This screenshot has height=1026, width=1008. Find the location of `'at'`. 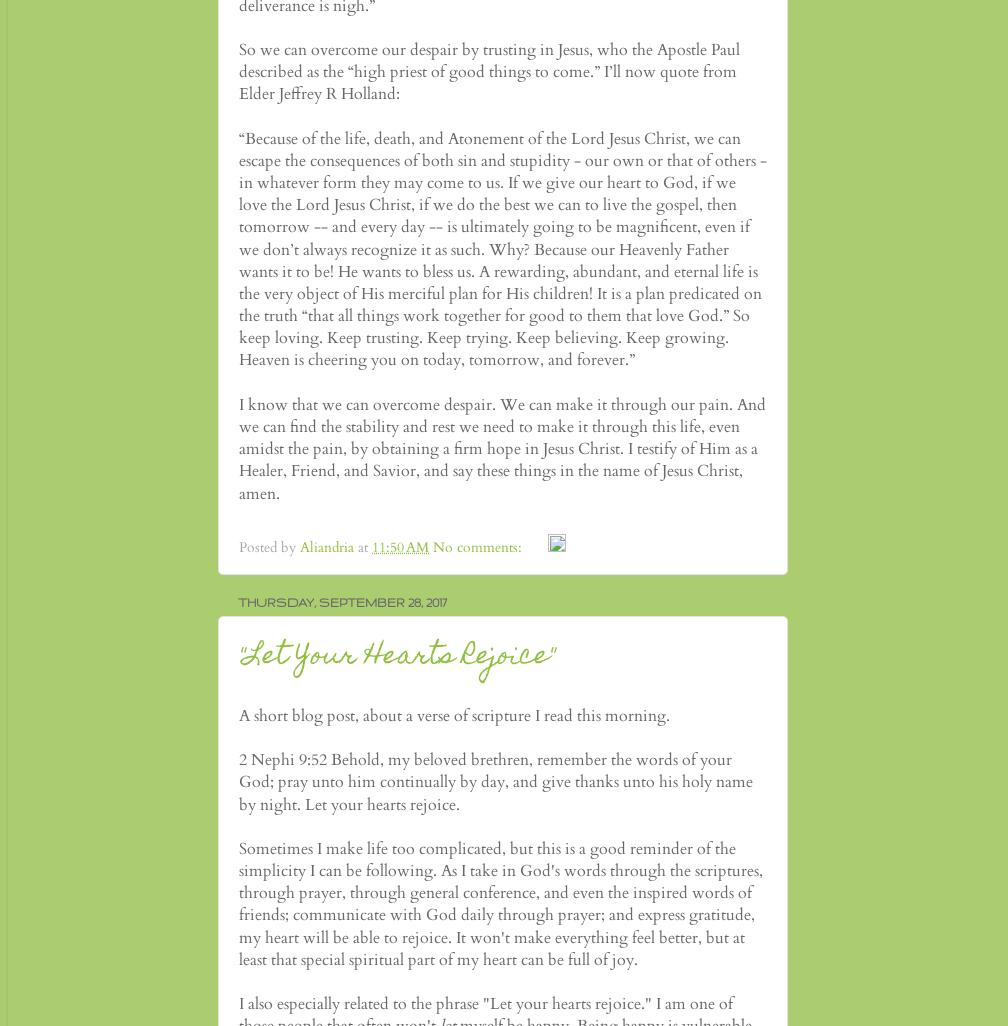

'at' is located at coordinates (364, 547).